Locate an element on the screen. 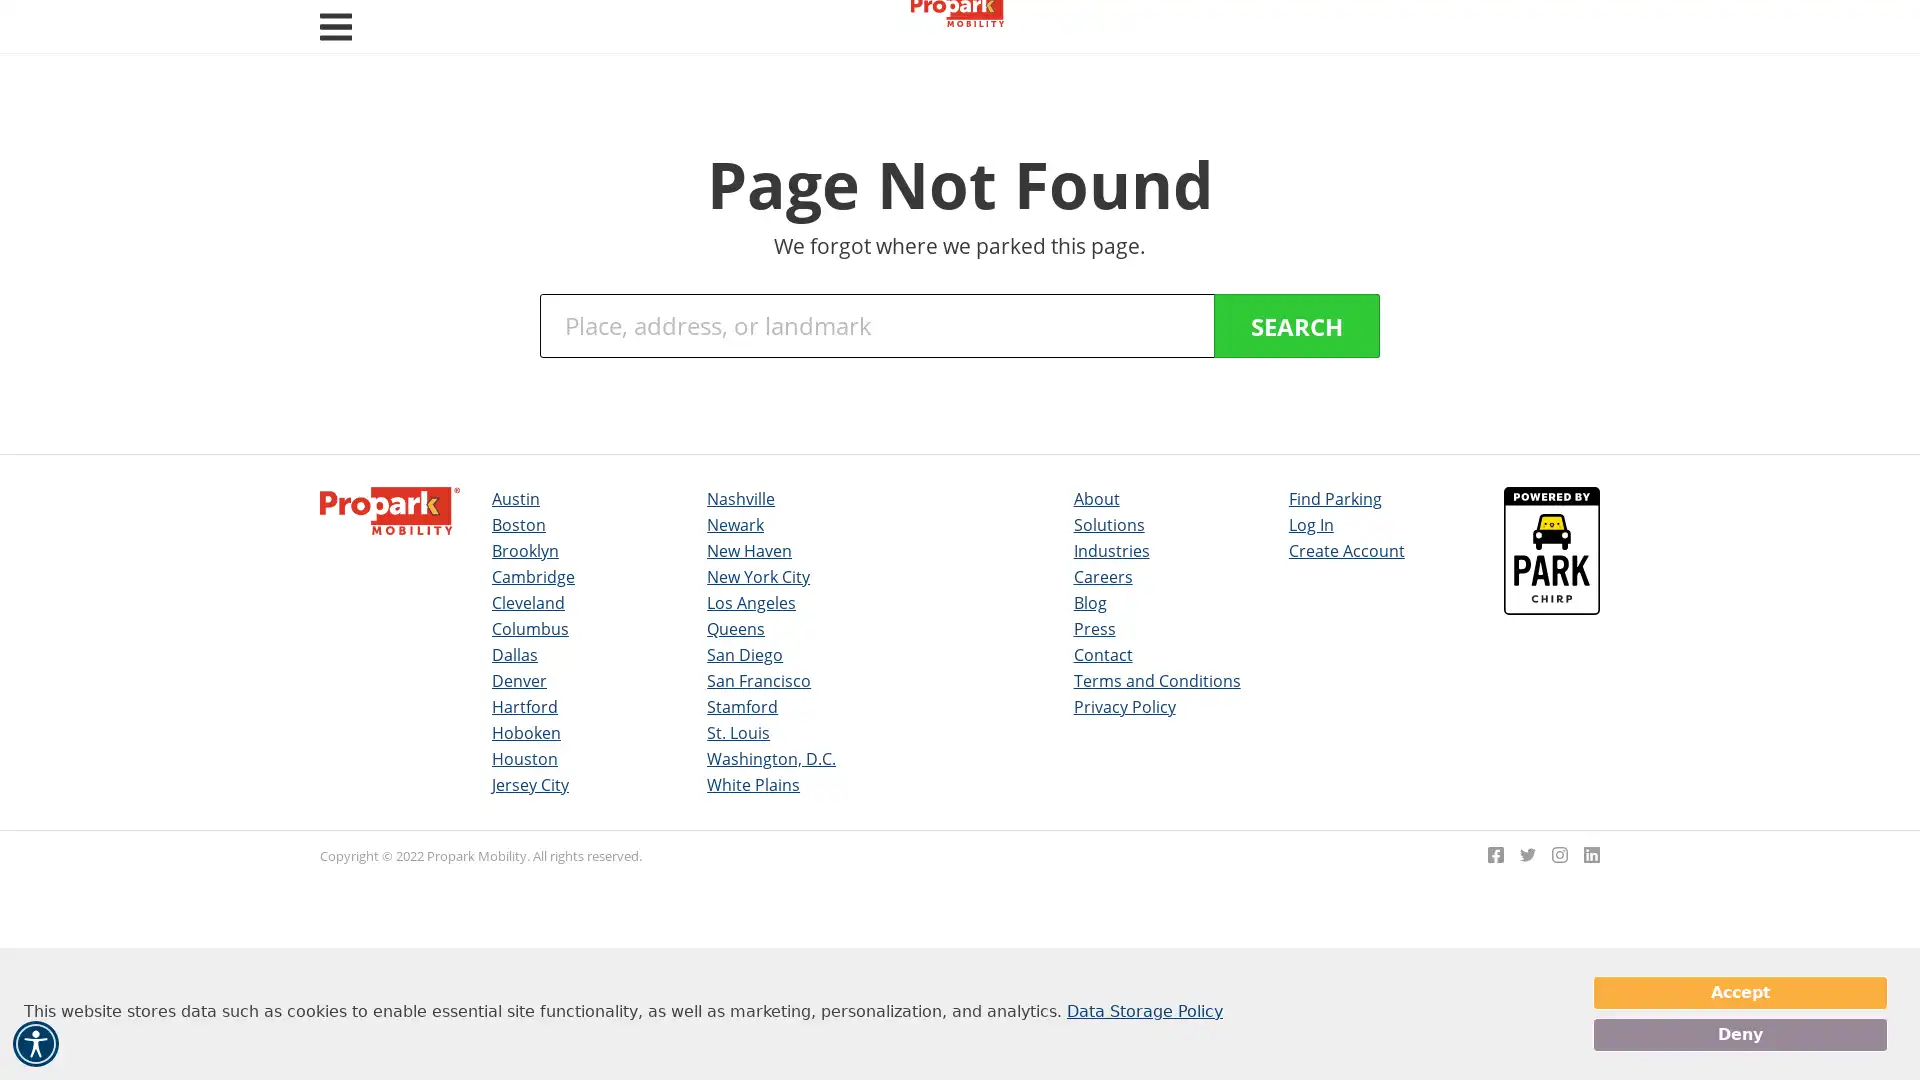 The image size is (1920, 1080). Accessibility Menu is located at coordinates (35, 1043).